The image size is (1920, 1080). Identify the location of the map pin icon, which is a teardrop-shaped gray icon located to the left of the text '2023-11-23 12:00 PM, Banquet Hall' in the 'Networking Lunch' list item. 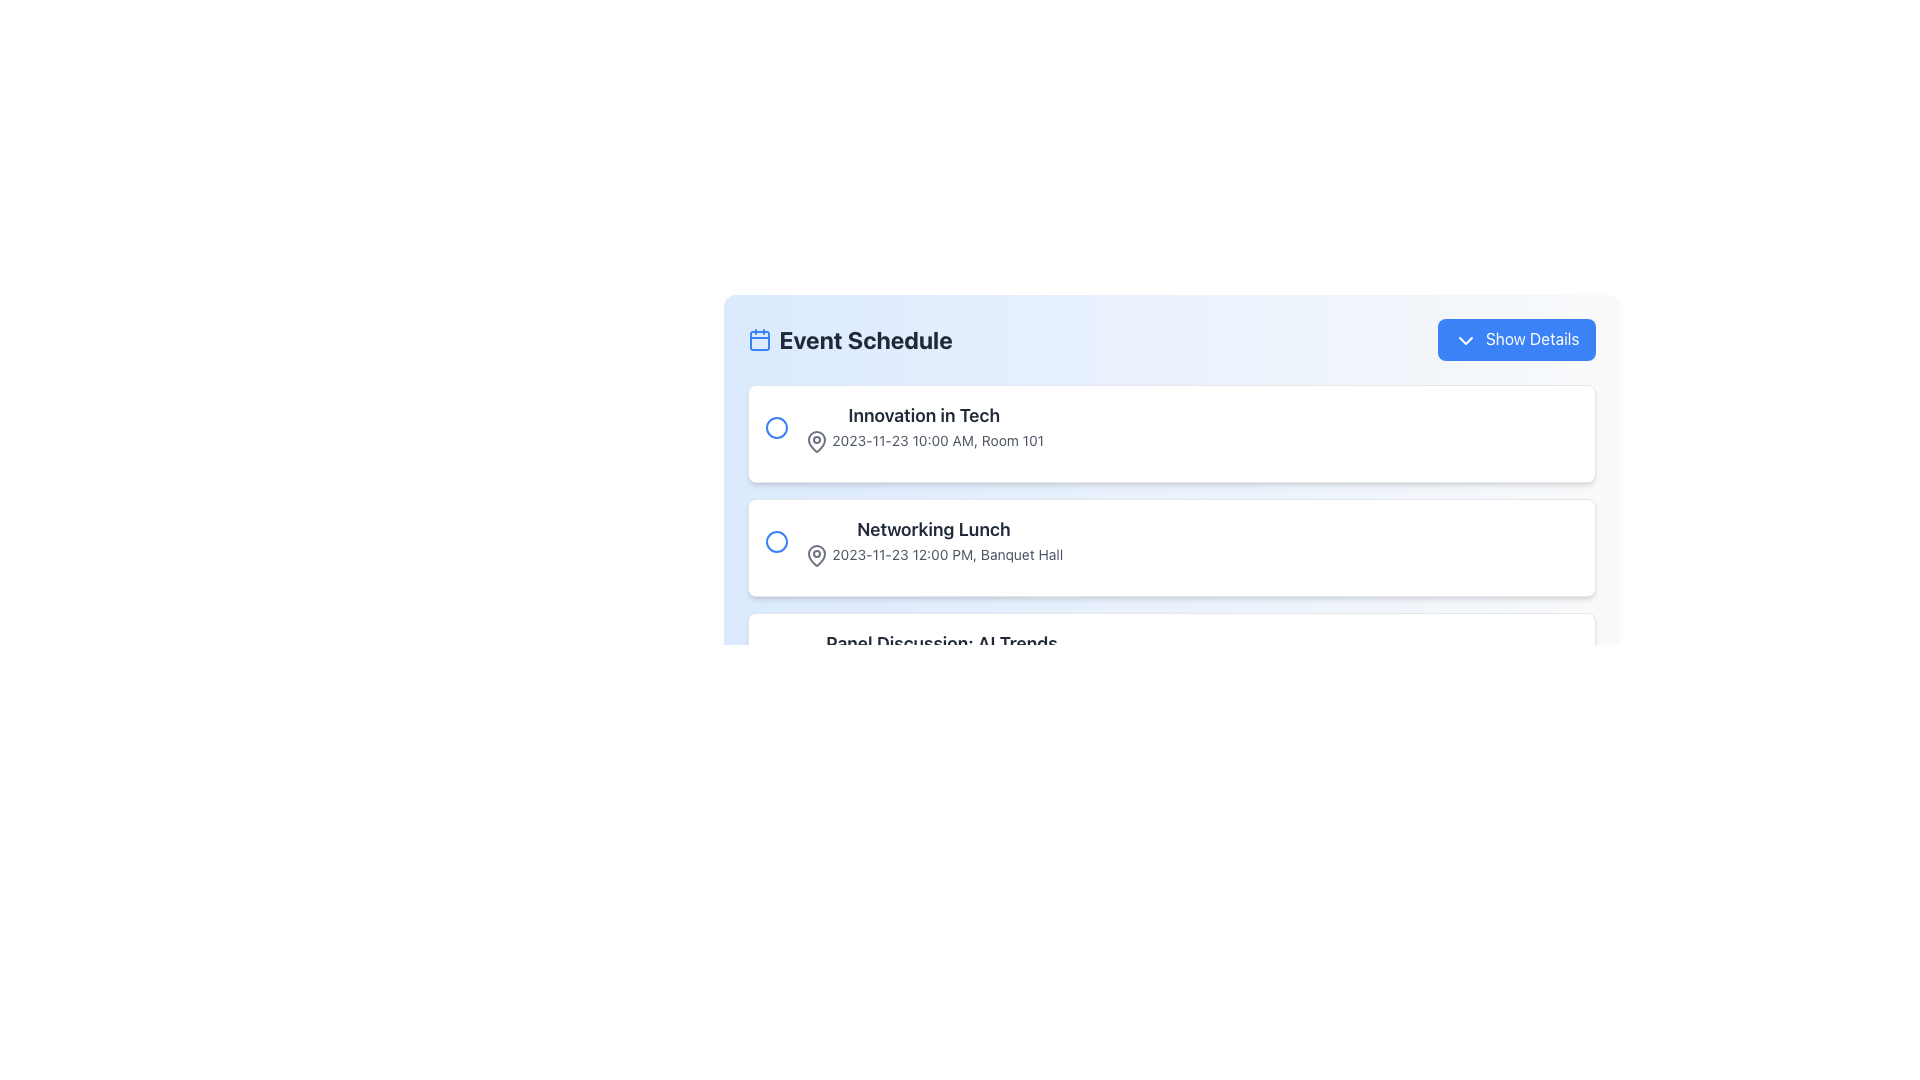
(816, 555).